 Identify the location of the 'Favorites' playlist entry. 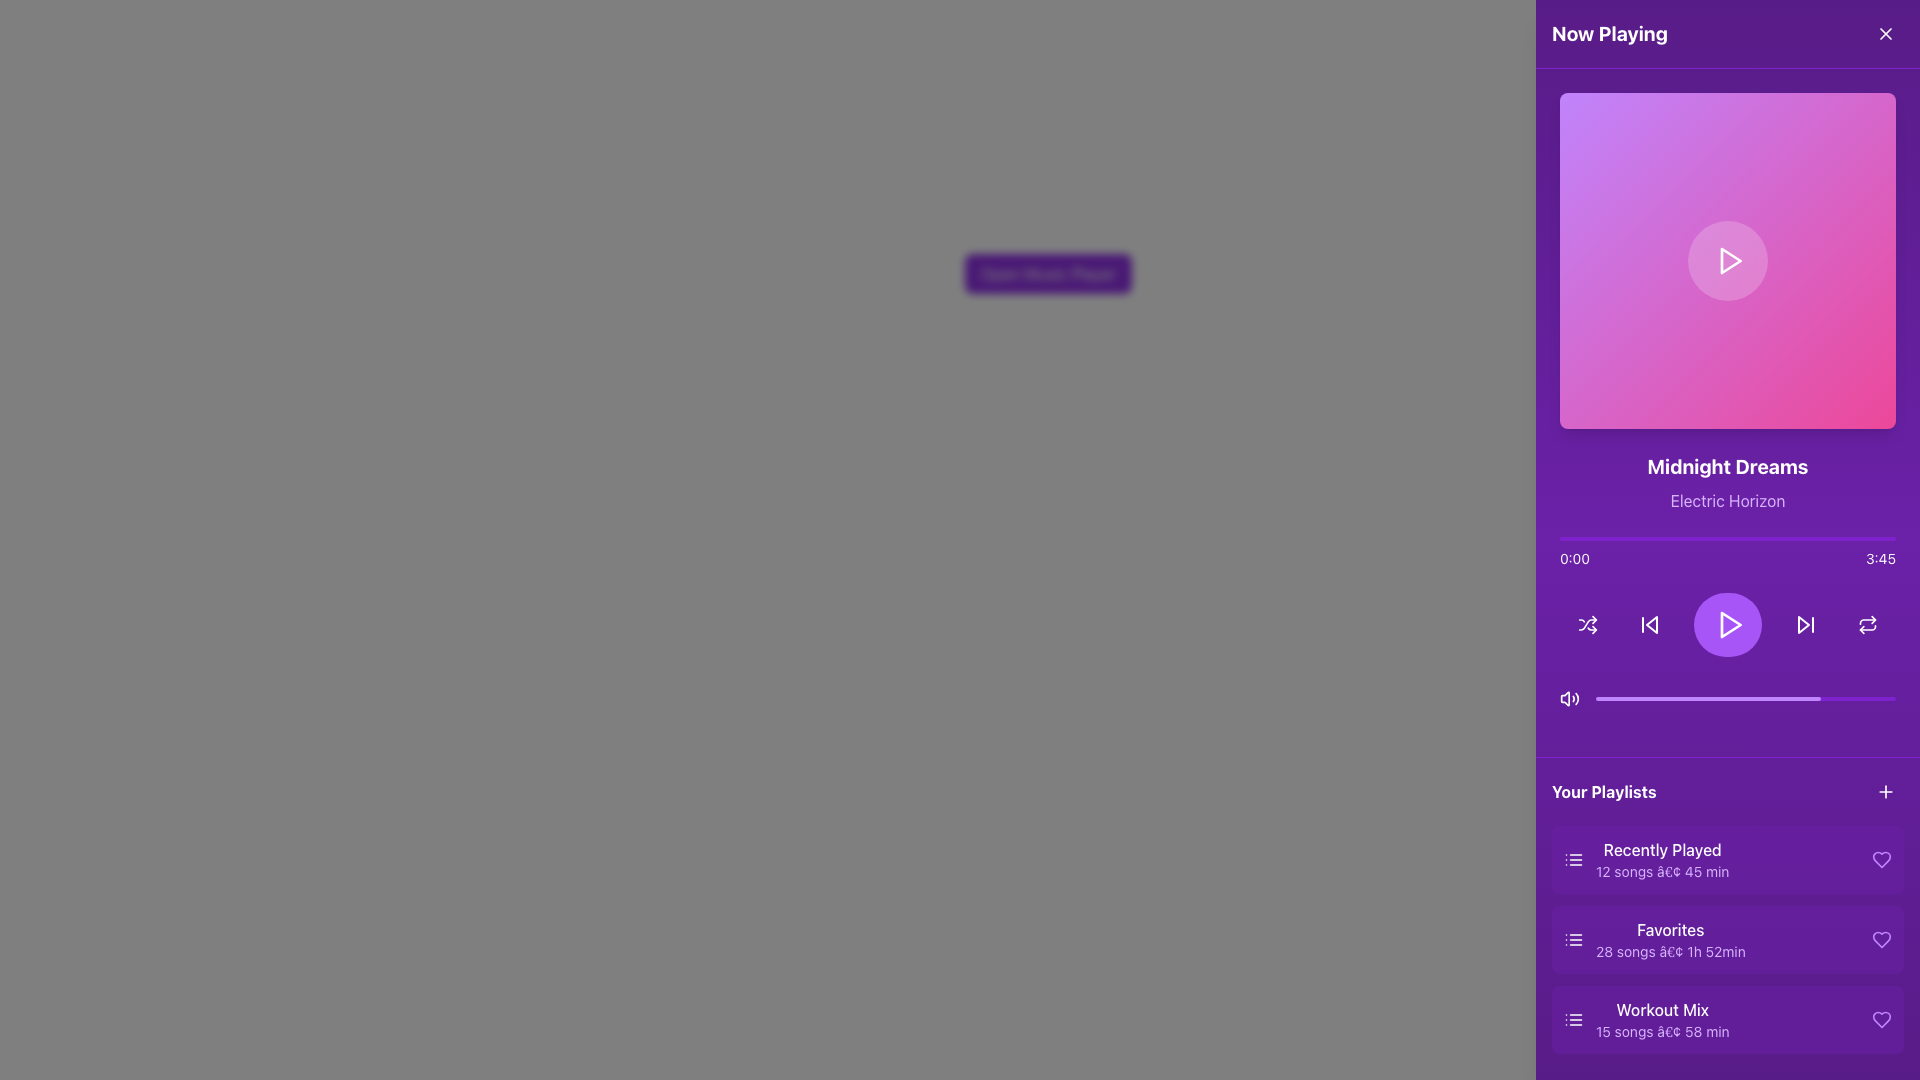
(1654, 940).